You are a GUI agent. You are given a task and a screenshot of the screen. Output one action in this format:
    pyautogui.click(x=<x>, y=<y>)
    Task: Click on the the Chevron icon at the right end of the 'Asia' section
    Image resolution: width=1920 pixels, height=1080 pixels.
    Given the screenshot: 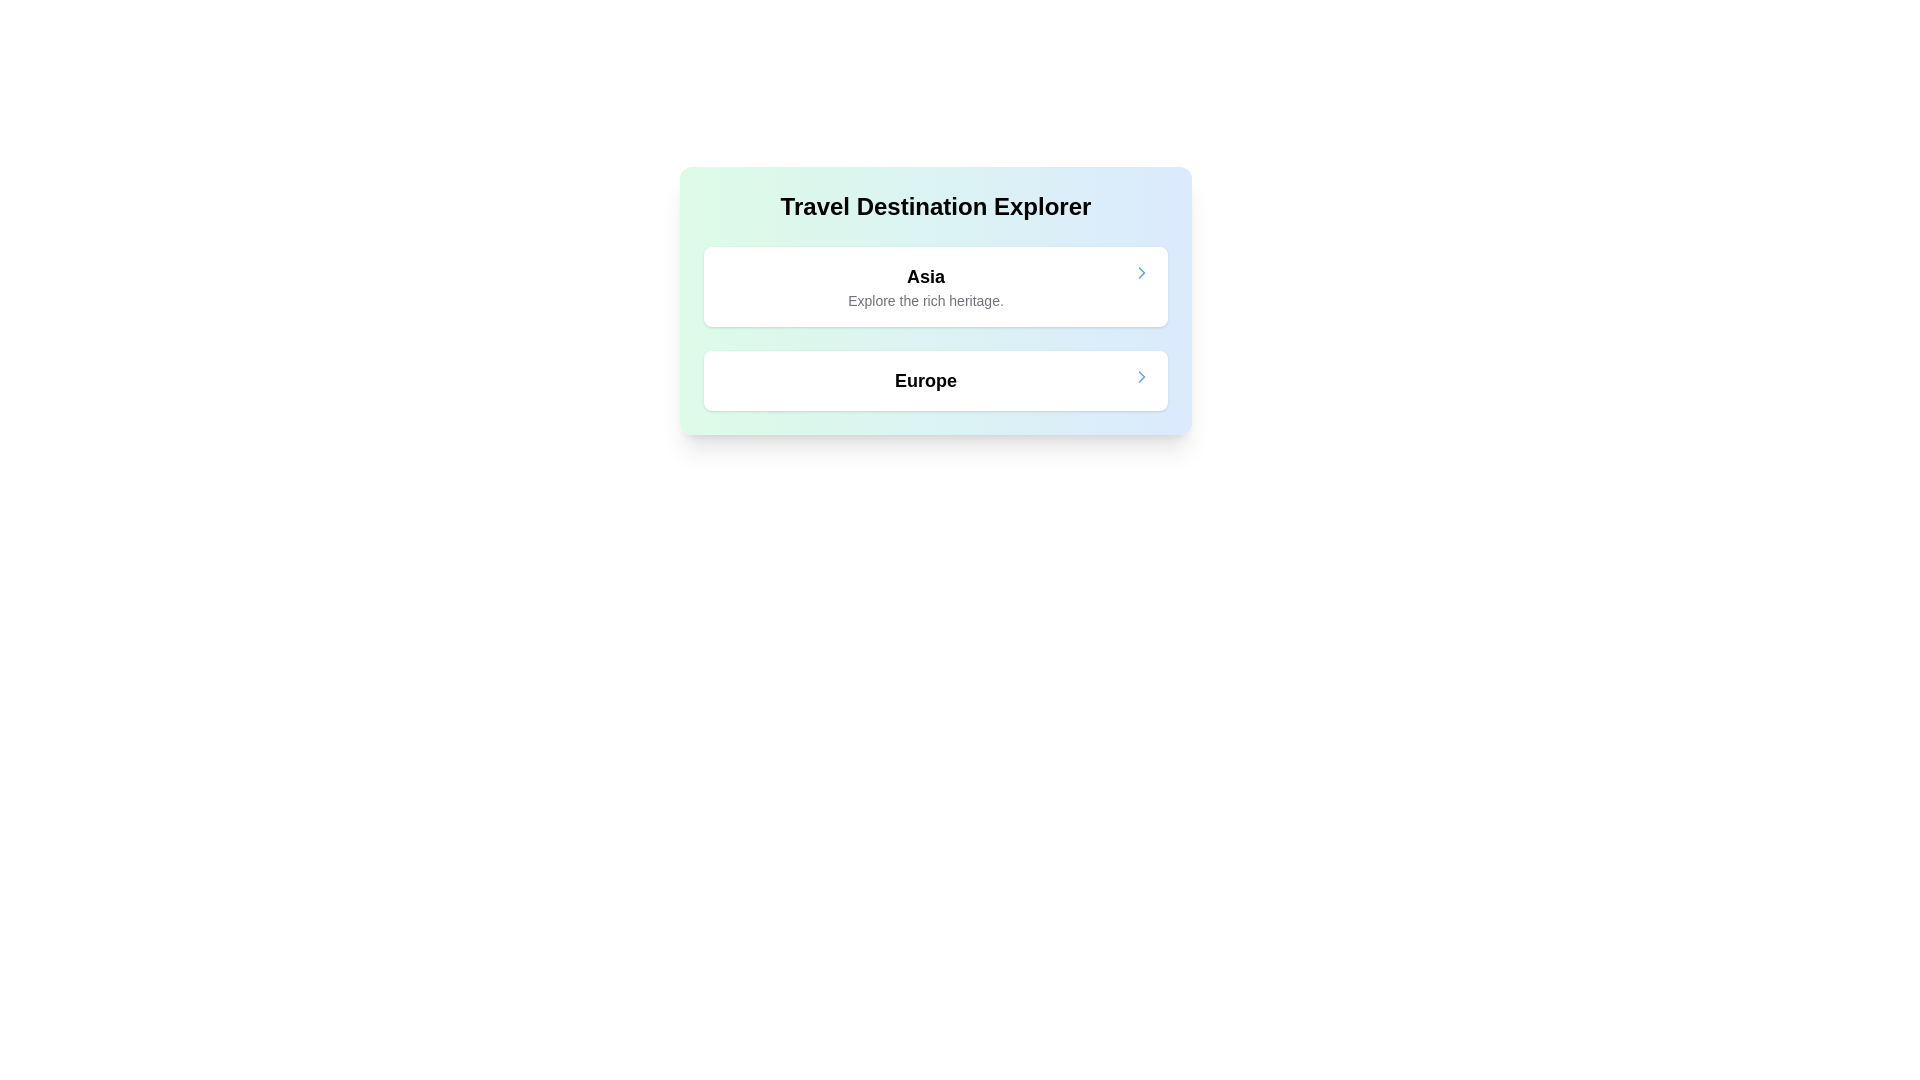 What is the action you would take?
    pyautogui.click(x=1142, y=273)
    